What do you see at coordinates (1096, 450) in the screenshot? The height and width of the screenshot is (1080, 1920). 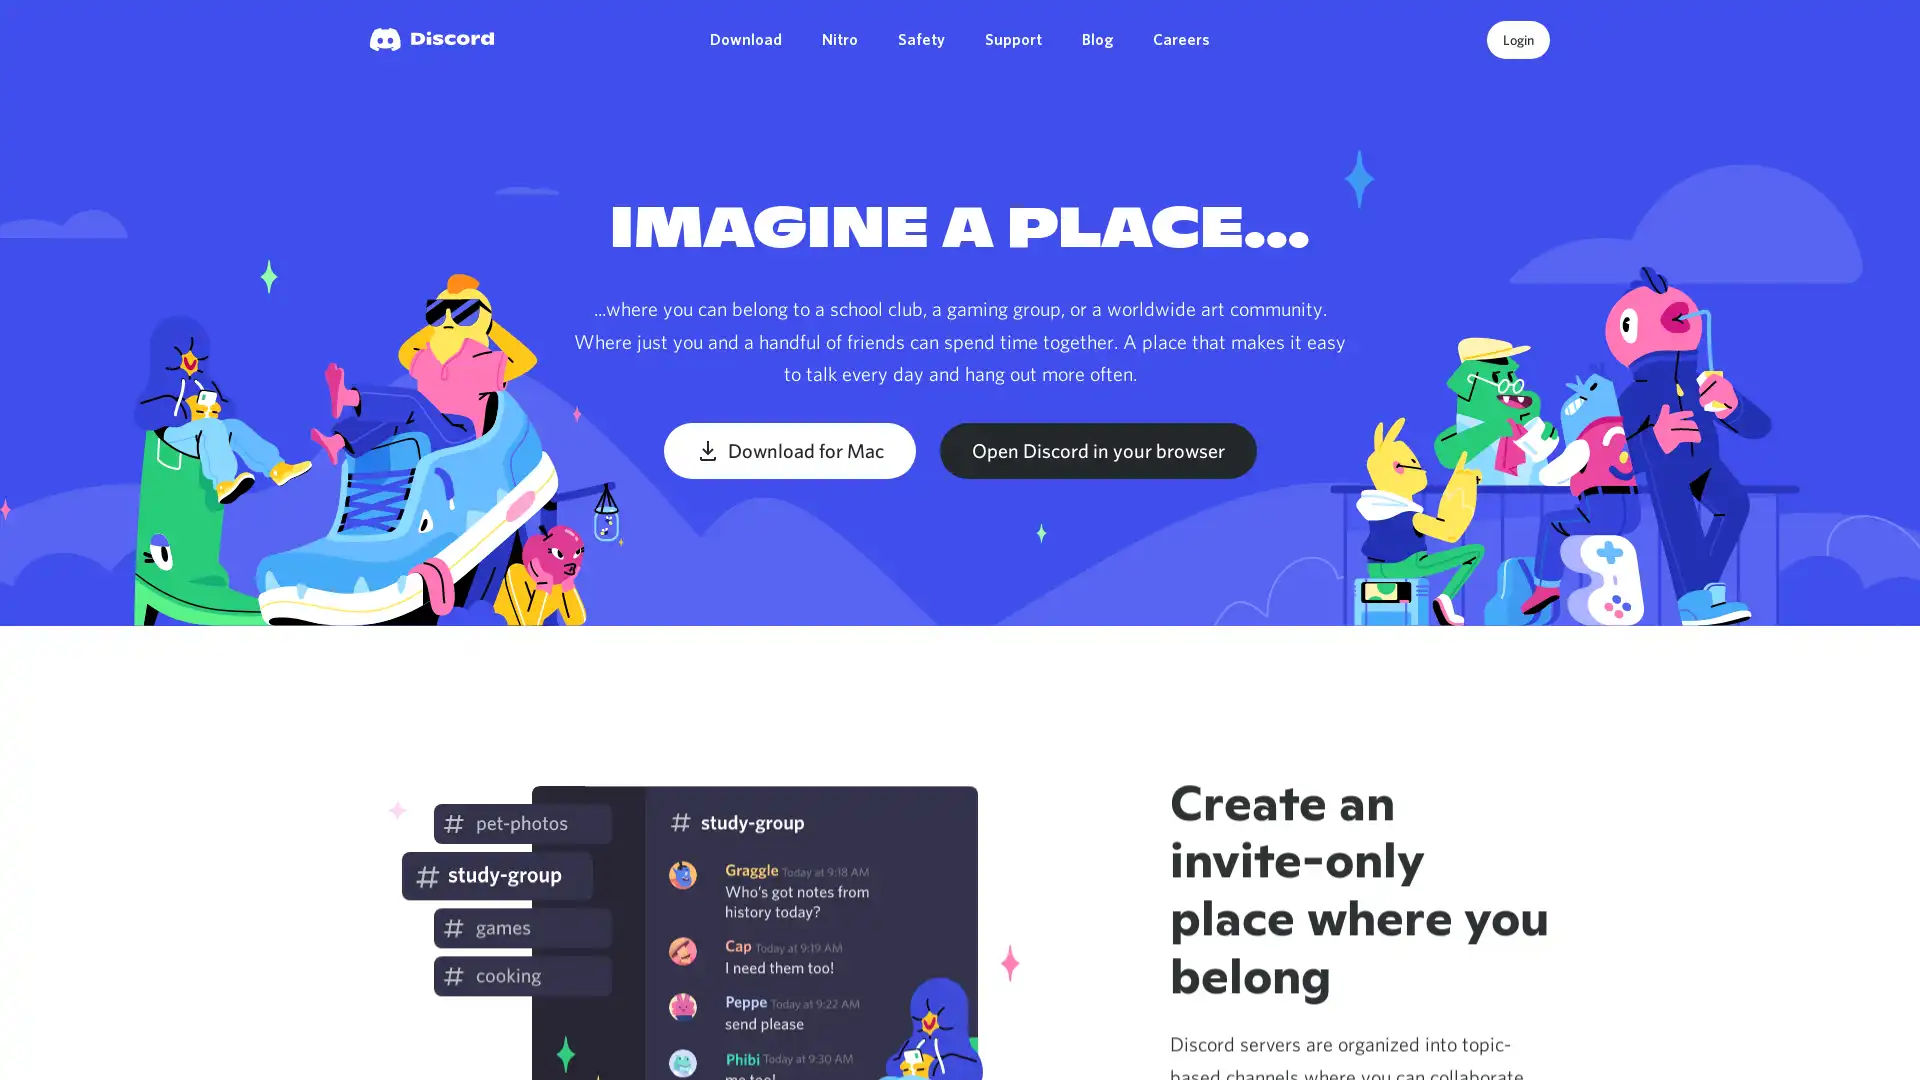 I see `Open Discord in your browser` at bounding box center [1096, 450].